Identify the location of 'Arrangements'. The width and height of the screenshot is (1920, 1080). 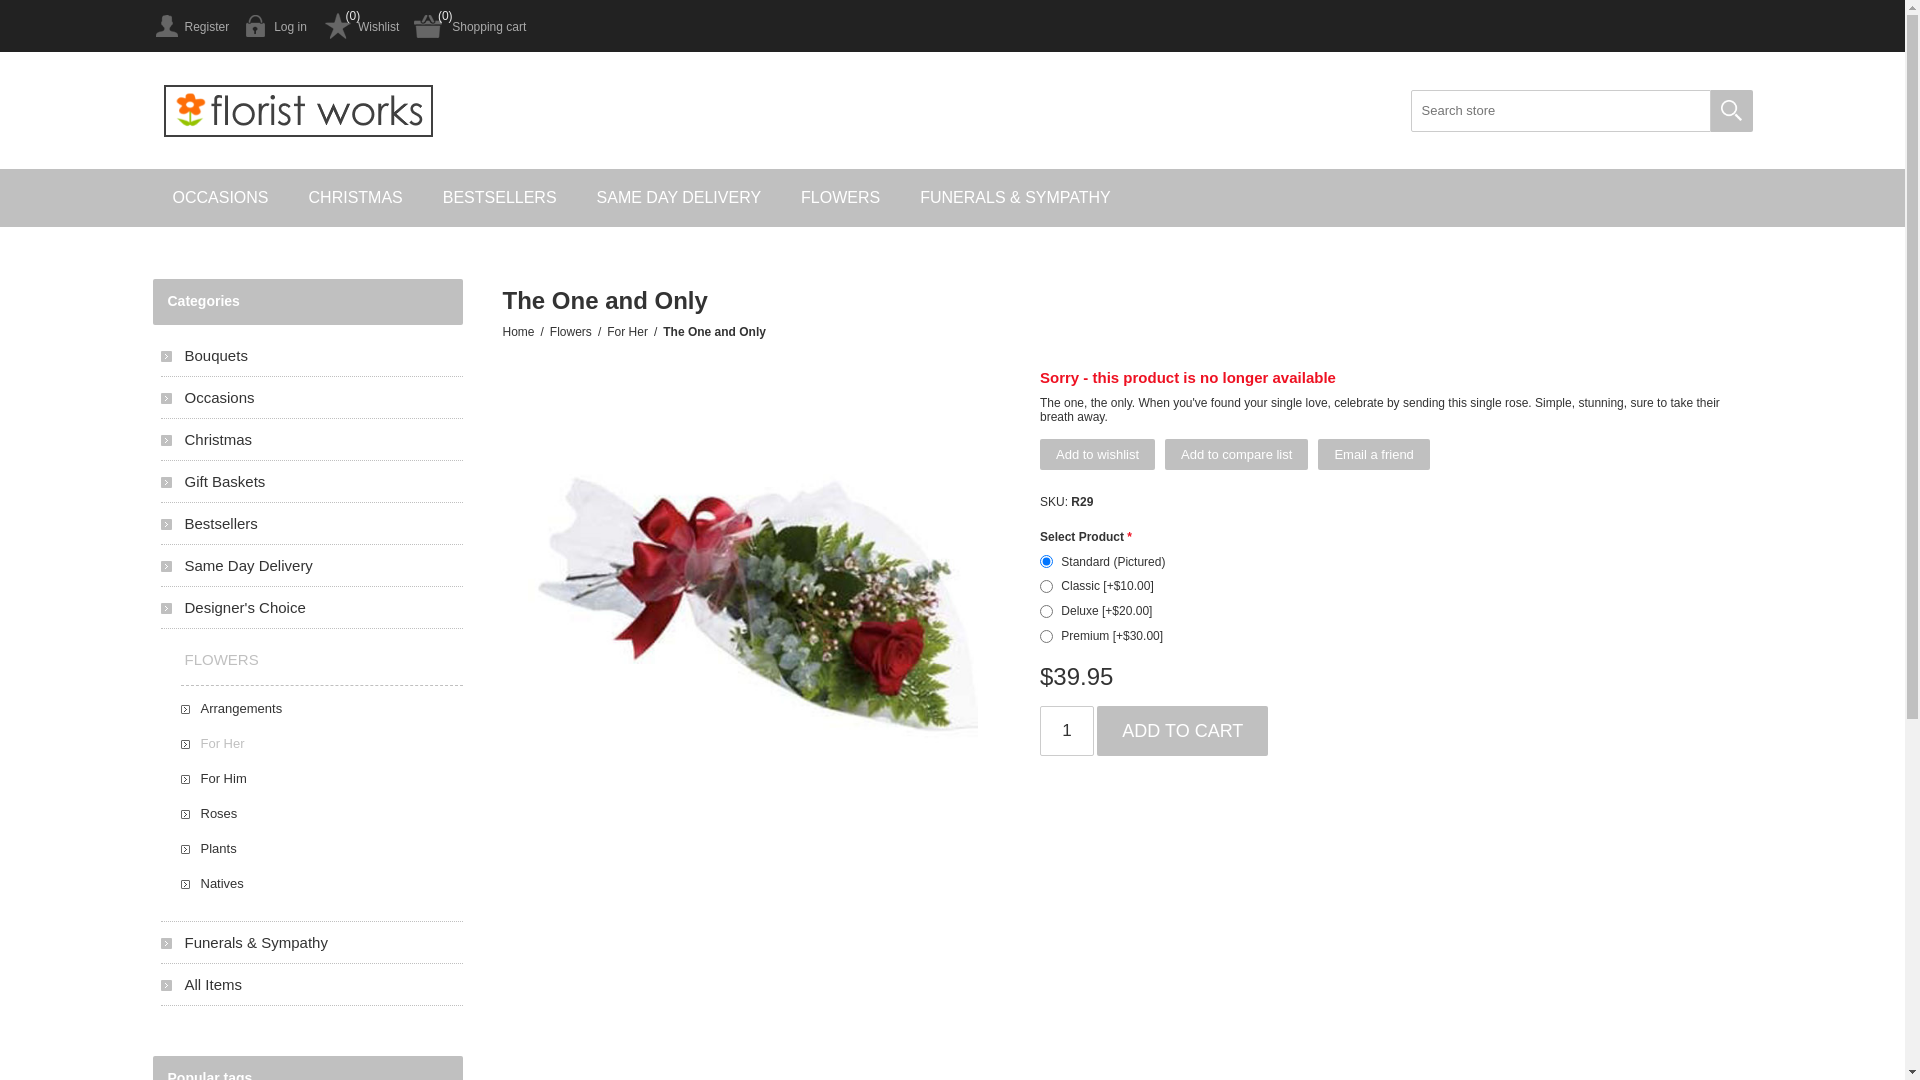
(321, 707).